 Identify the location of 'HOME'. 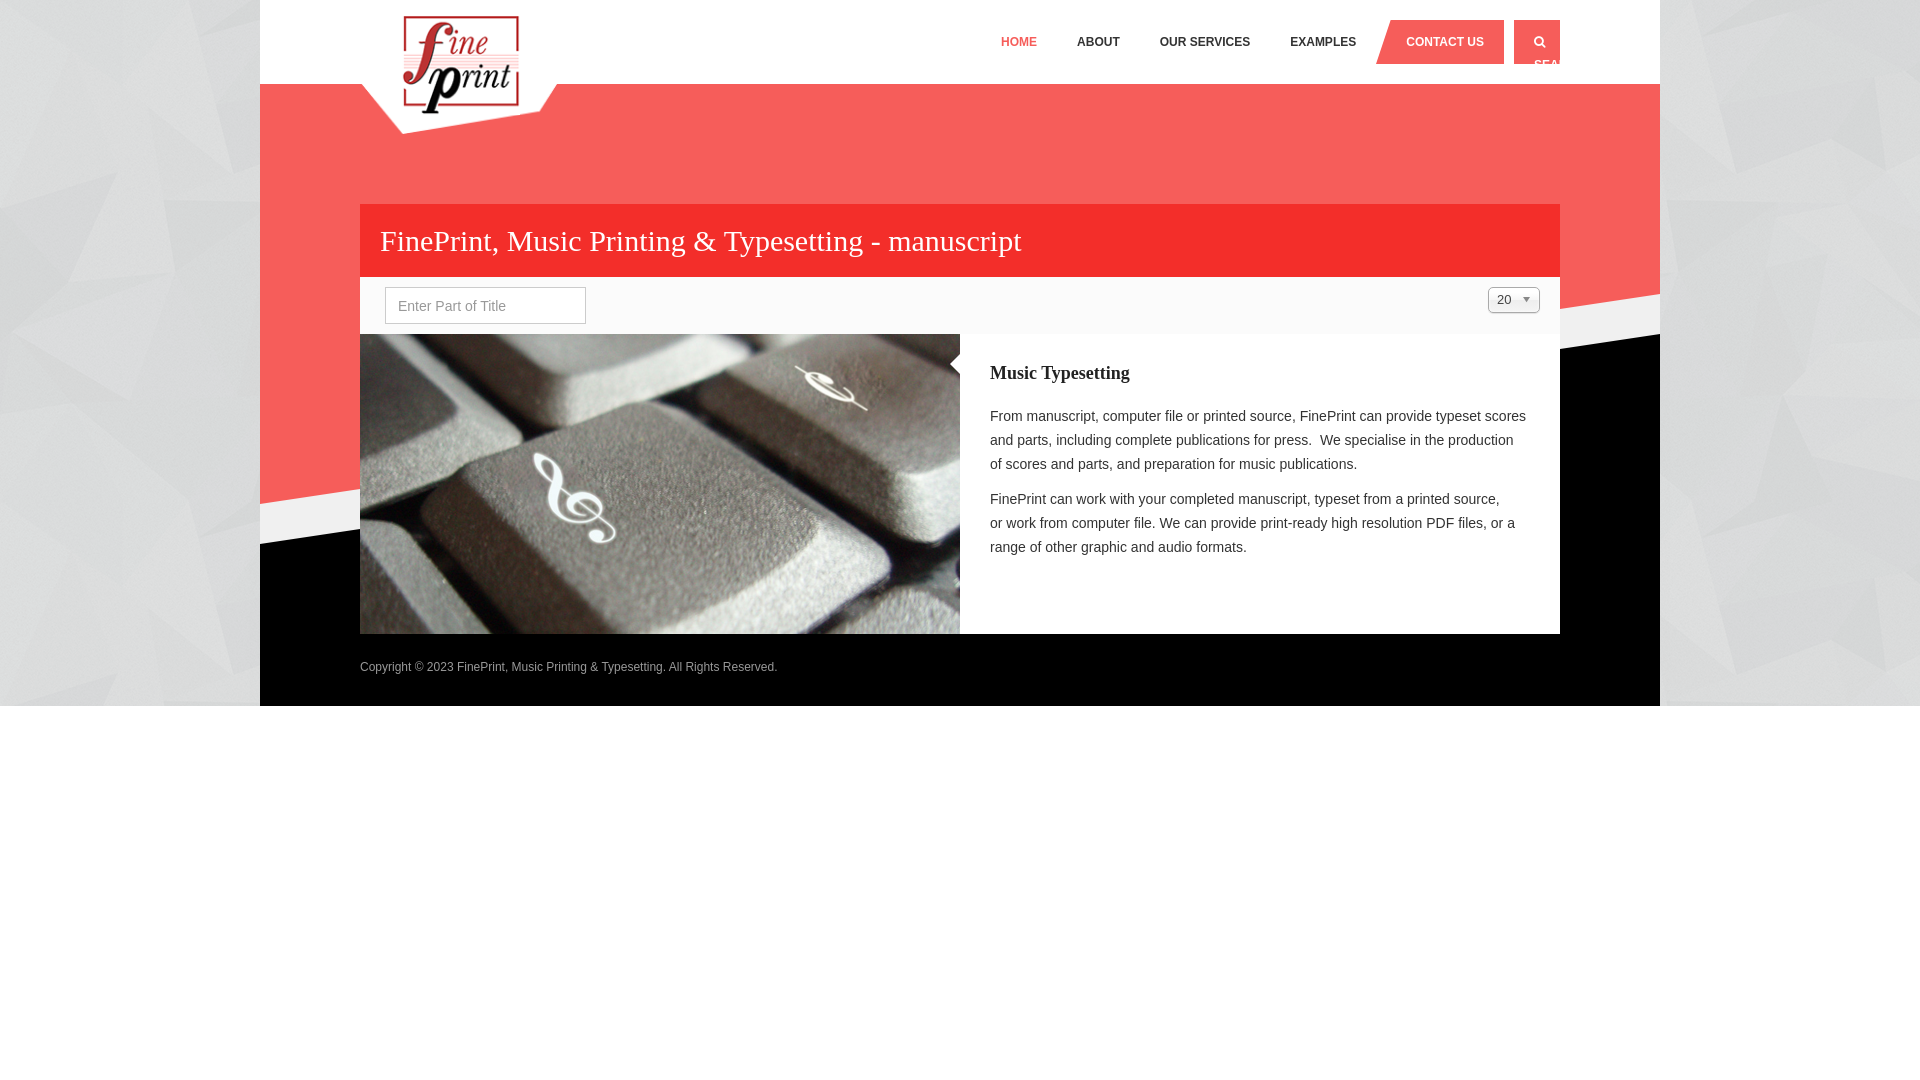
(1018, 42).